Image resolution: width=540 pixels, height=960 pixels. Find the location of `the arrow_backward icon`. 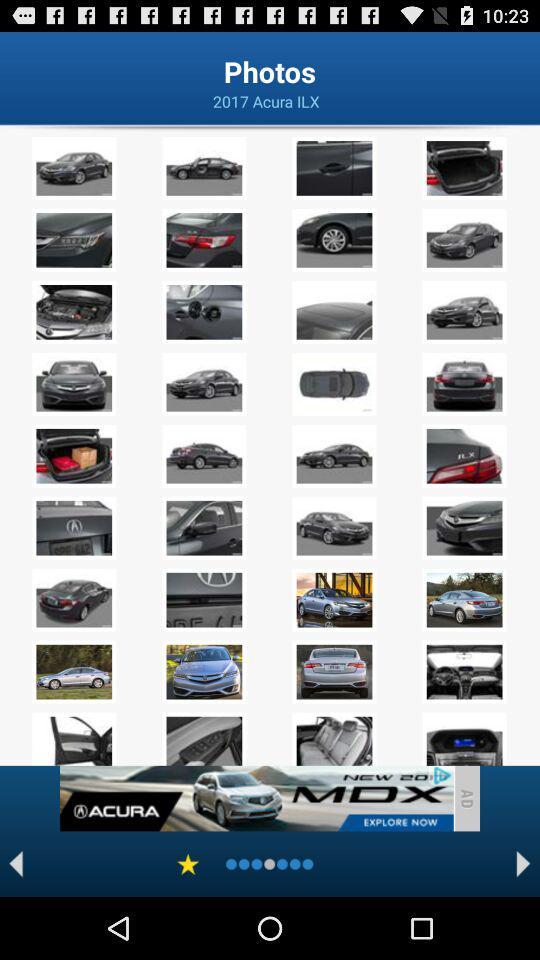

the arrow_backward icon is located at coordinates (15, 924).